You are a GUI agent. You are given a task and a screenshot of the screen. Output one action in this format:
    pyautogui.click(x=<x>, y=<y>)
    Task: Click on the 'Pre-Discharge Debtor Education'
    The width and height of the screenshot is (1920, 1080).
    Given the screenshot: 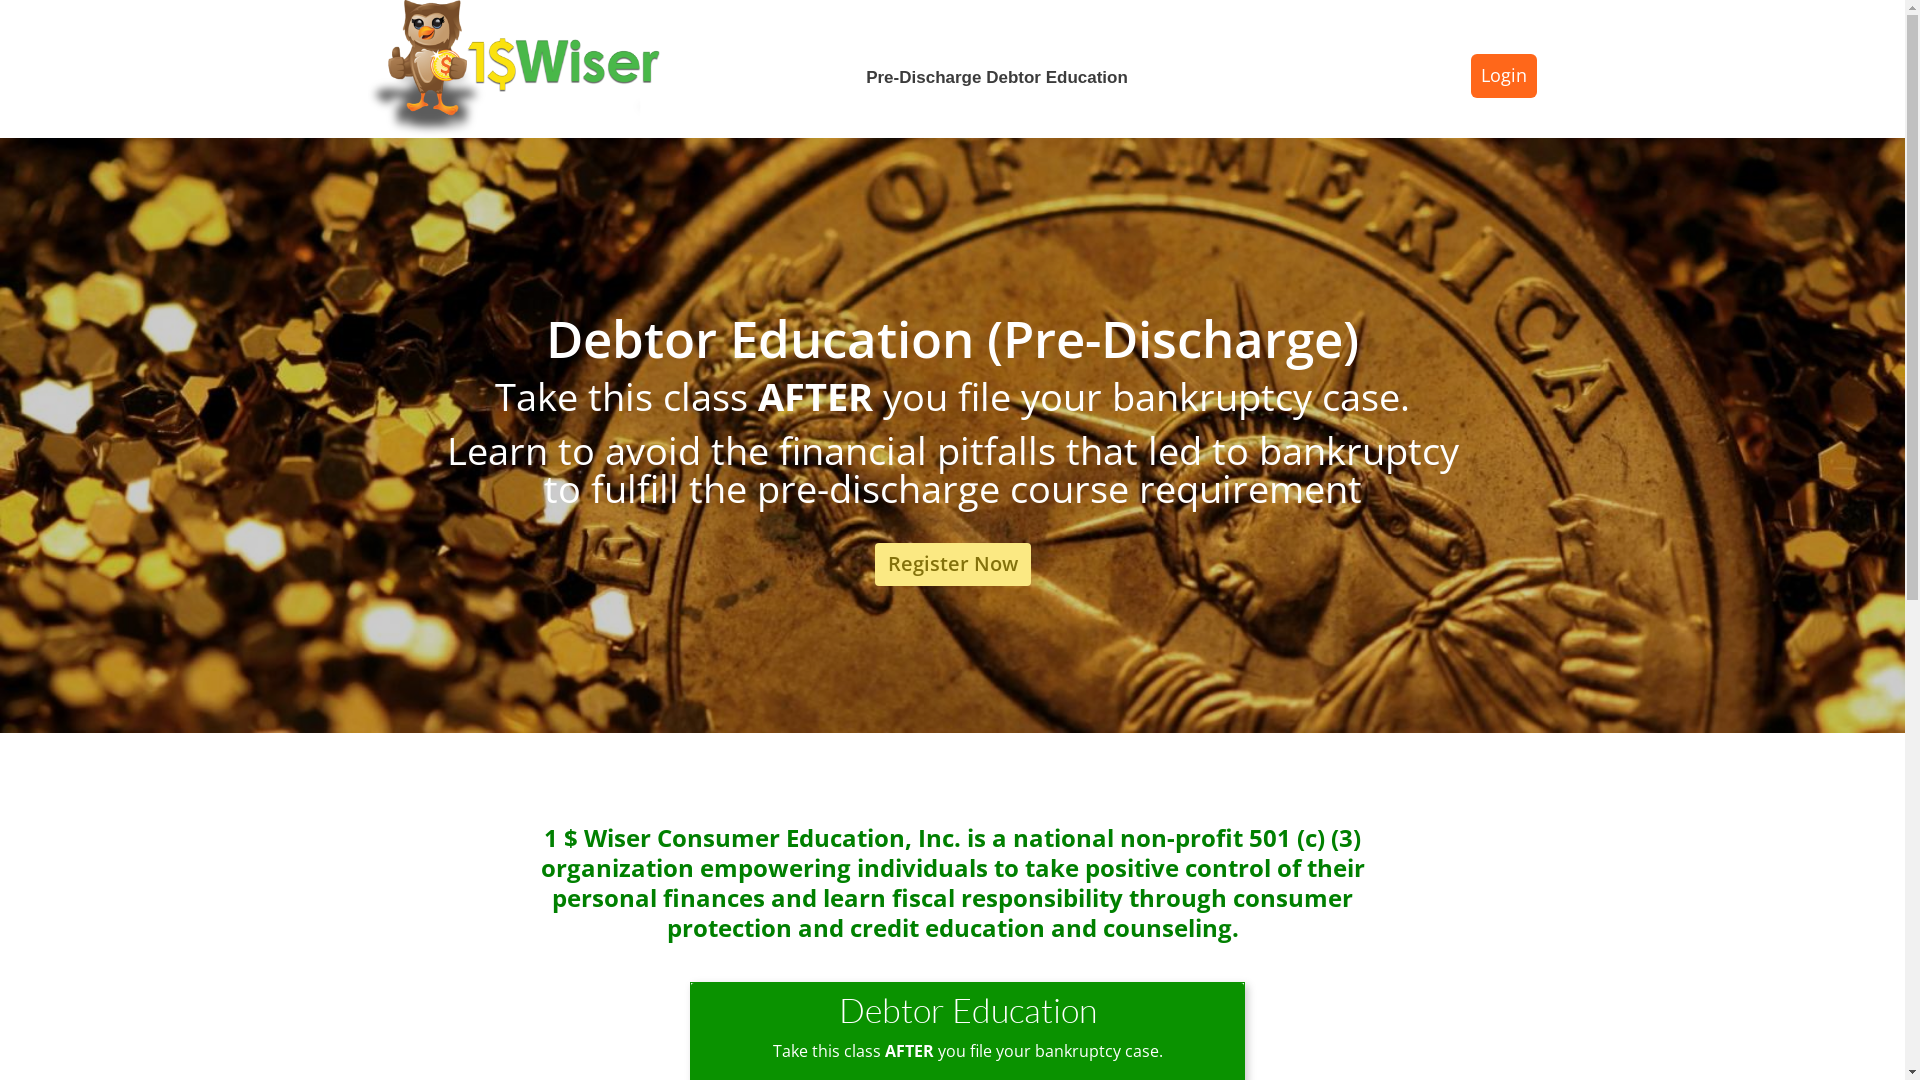 What is the action you would take?
    pyautogui.click(x=1005, y=76)
    